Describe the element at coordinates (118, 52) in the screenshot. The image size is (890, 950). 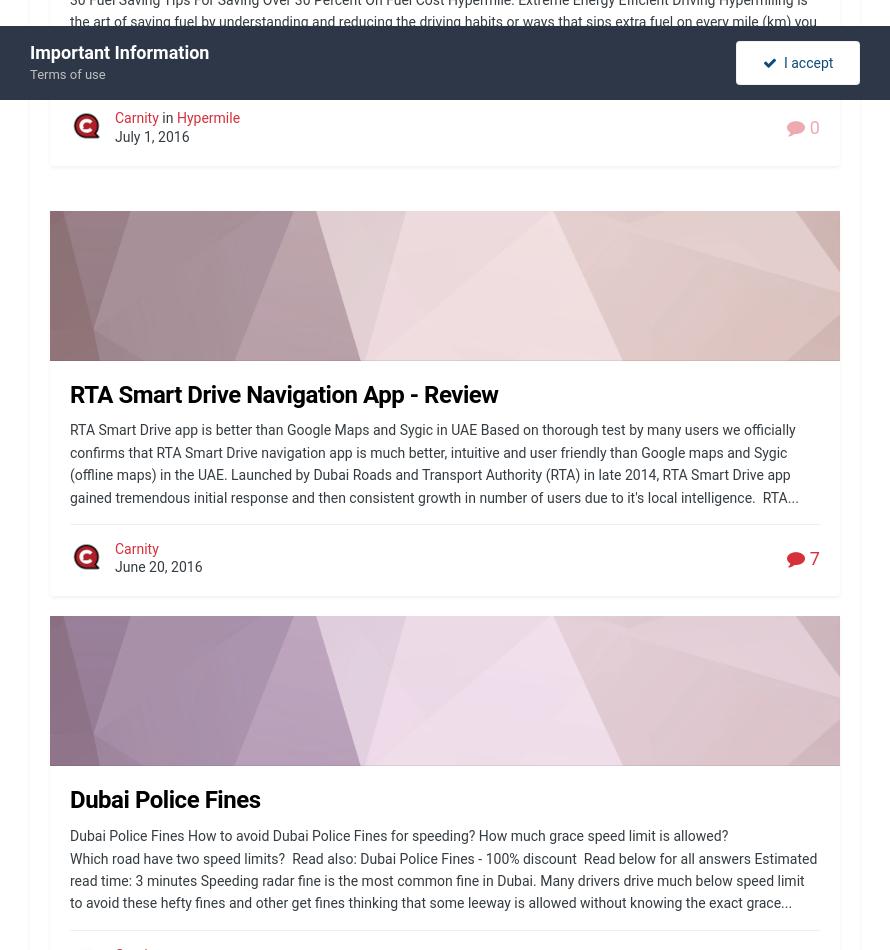
I see `'Important Information'` at that location.